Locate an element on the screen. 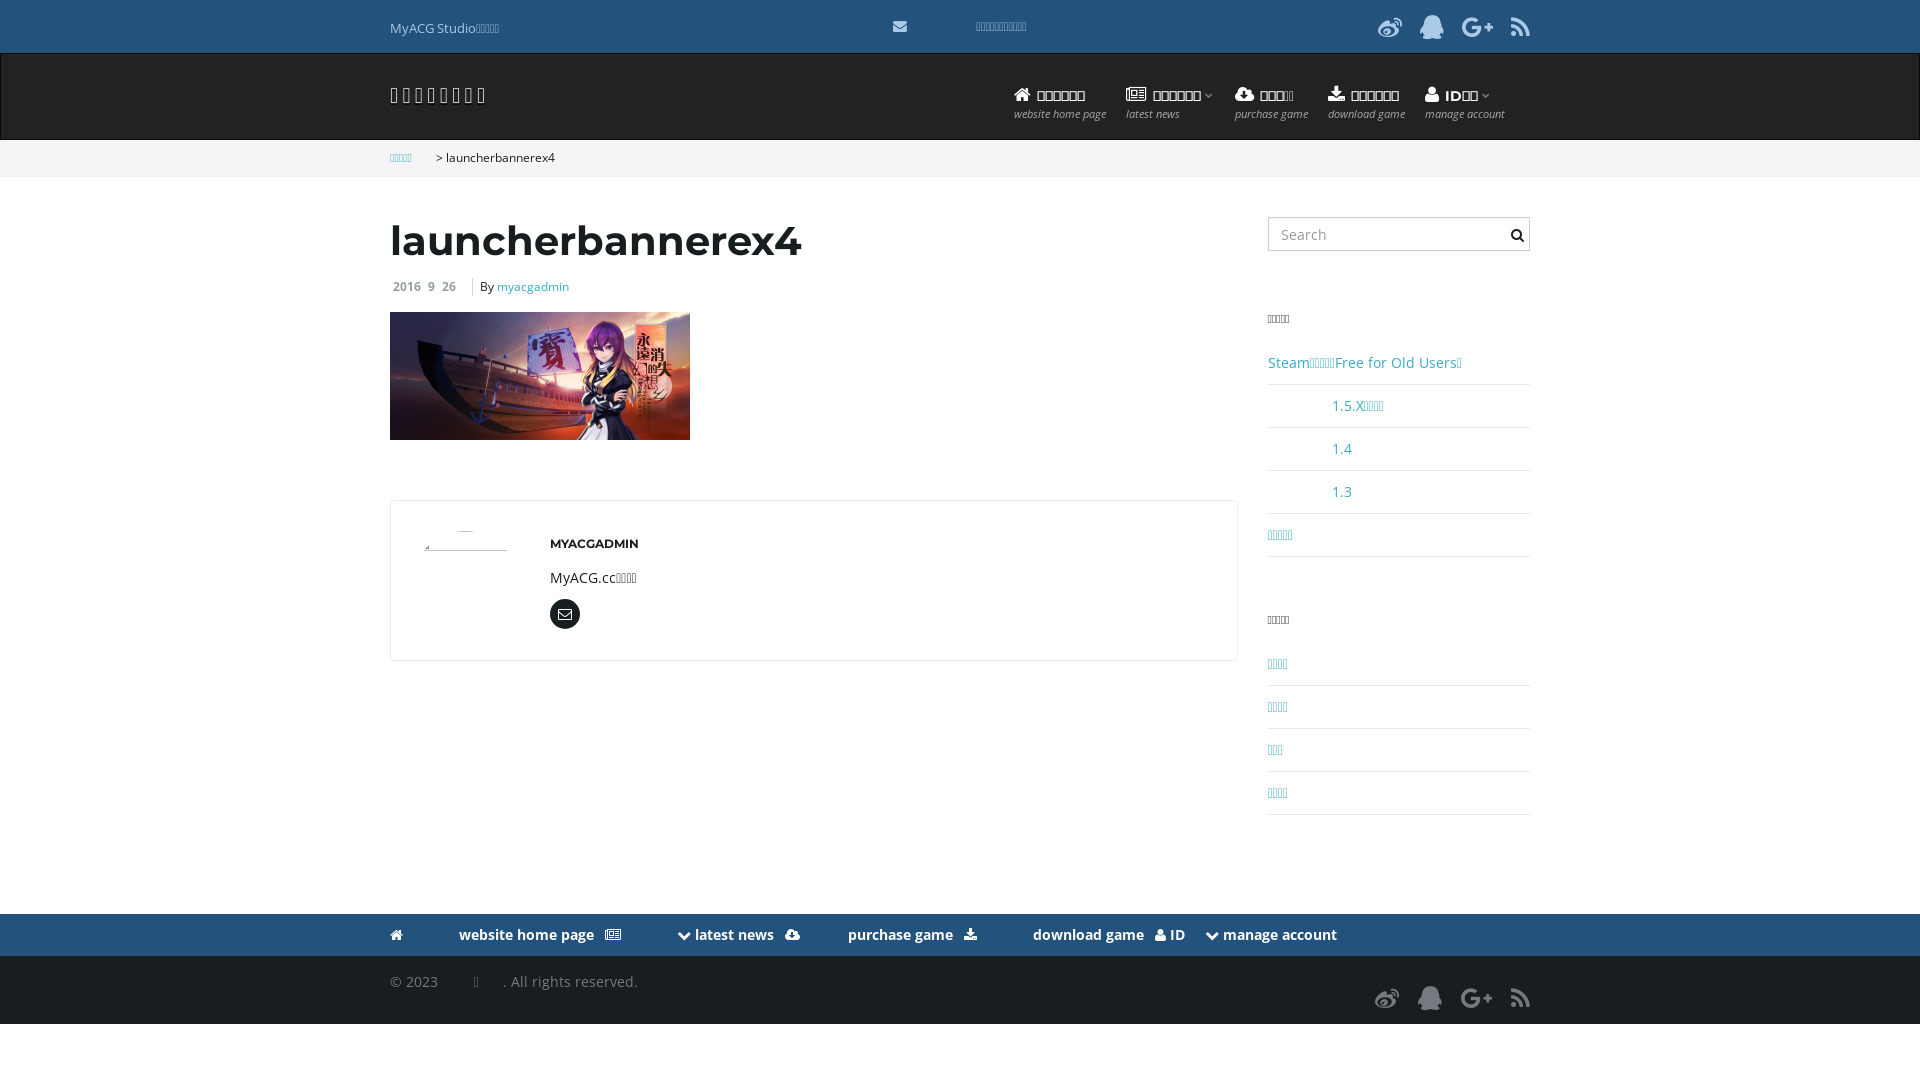 The width and height of the screenshot is (1920, 1080). 'Google Plus' is located at coordinates (1476, 997).